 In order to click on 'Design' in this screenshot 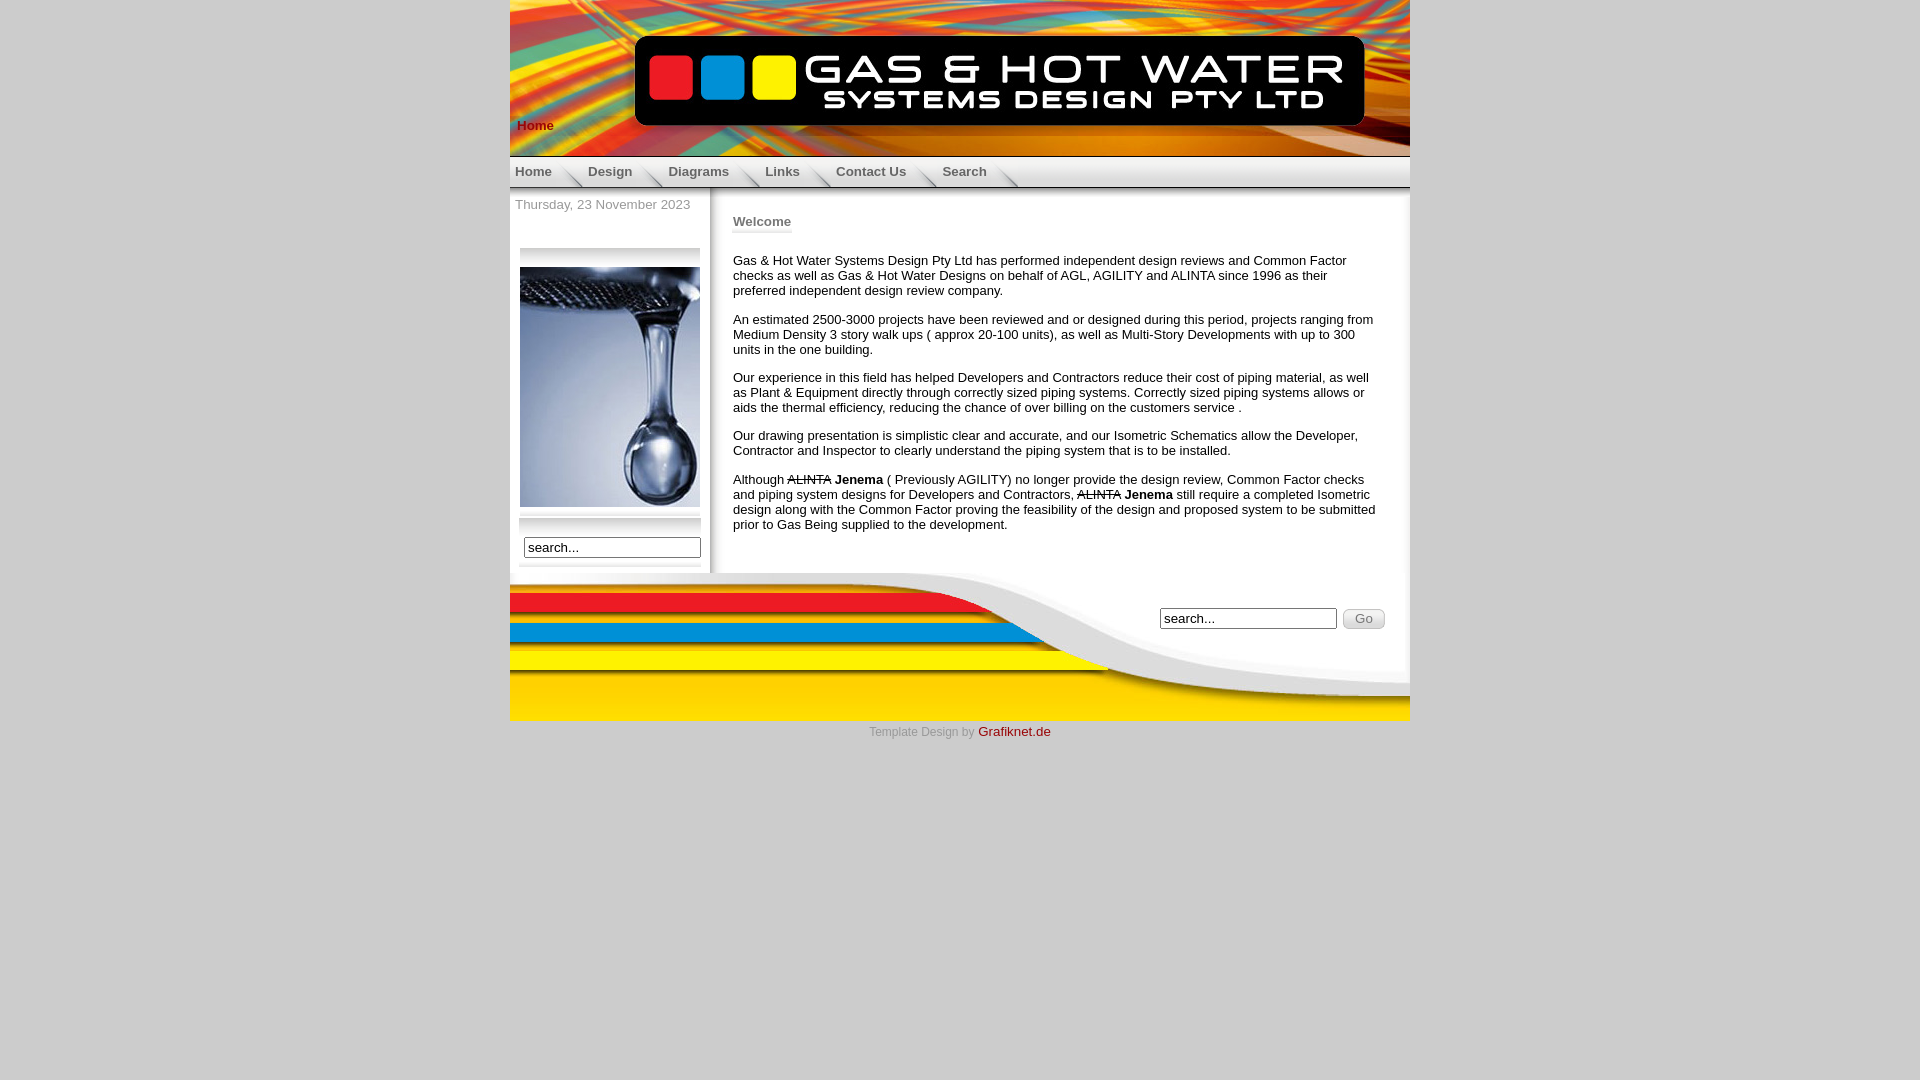, I will do `click(622, 170)`.